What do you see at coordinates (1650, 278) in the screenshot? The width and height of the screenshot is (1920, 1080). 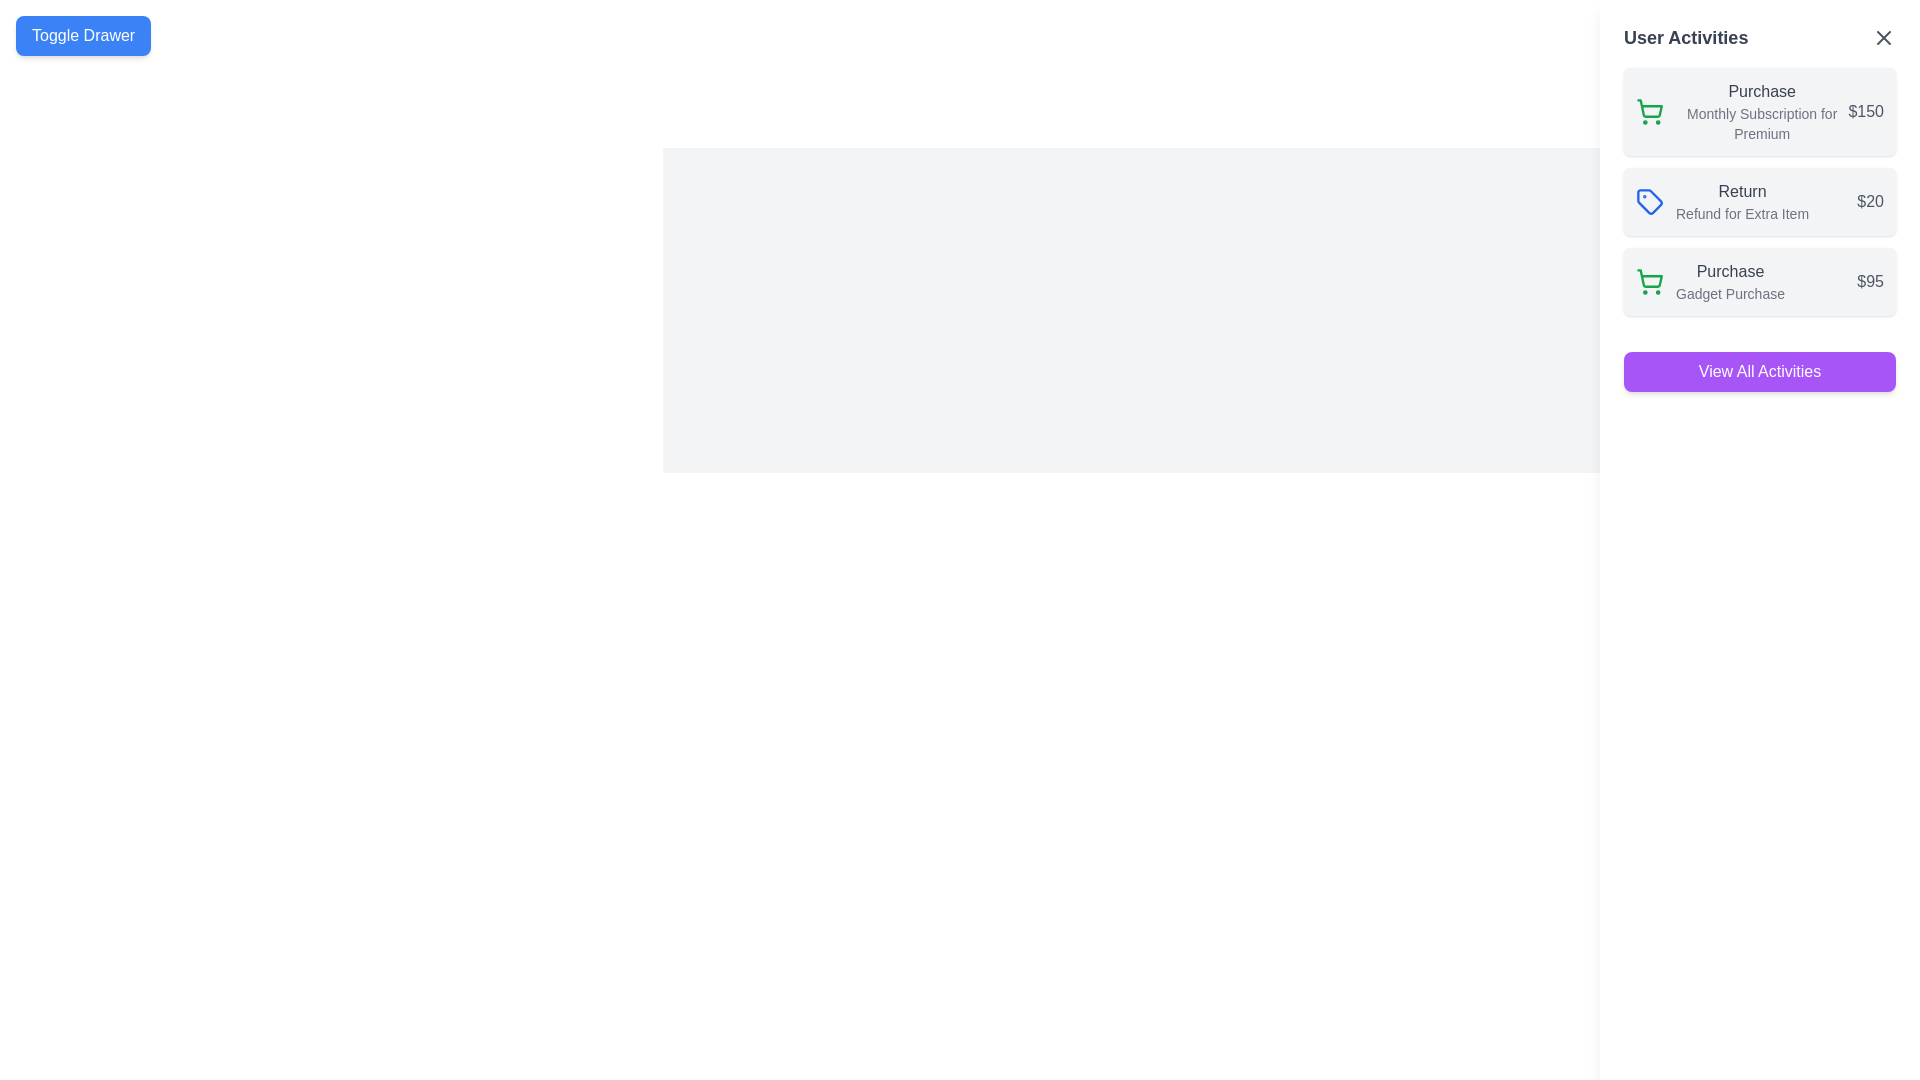 I see `shopping cart SVG icon located in the 'User Activities' panel, within the first activity block titled 'Purchase'` at bounding box center [1650, 278].